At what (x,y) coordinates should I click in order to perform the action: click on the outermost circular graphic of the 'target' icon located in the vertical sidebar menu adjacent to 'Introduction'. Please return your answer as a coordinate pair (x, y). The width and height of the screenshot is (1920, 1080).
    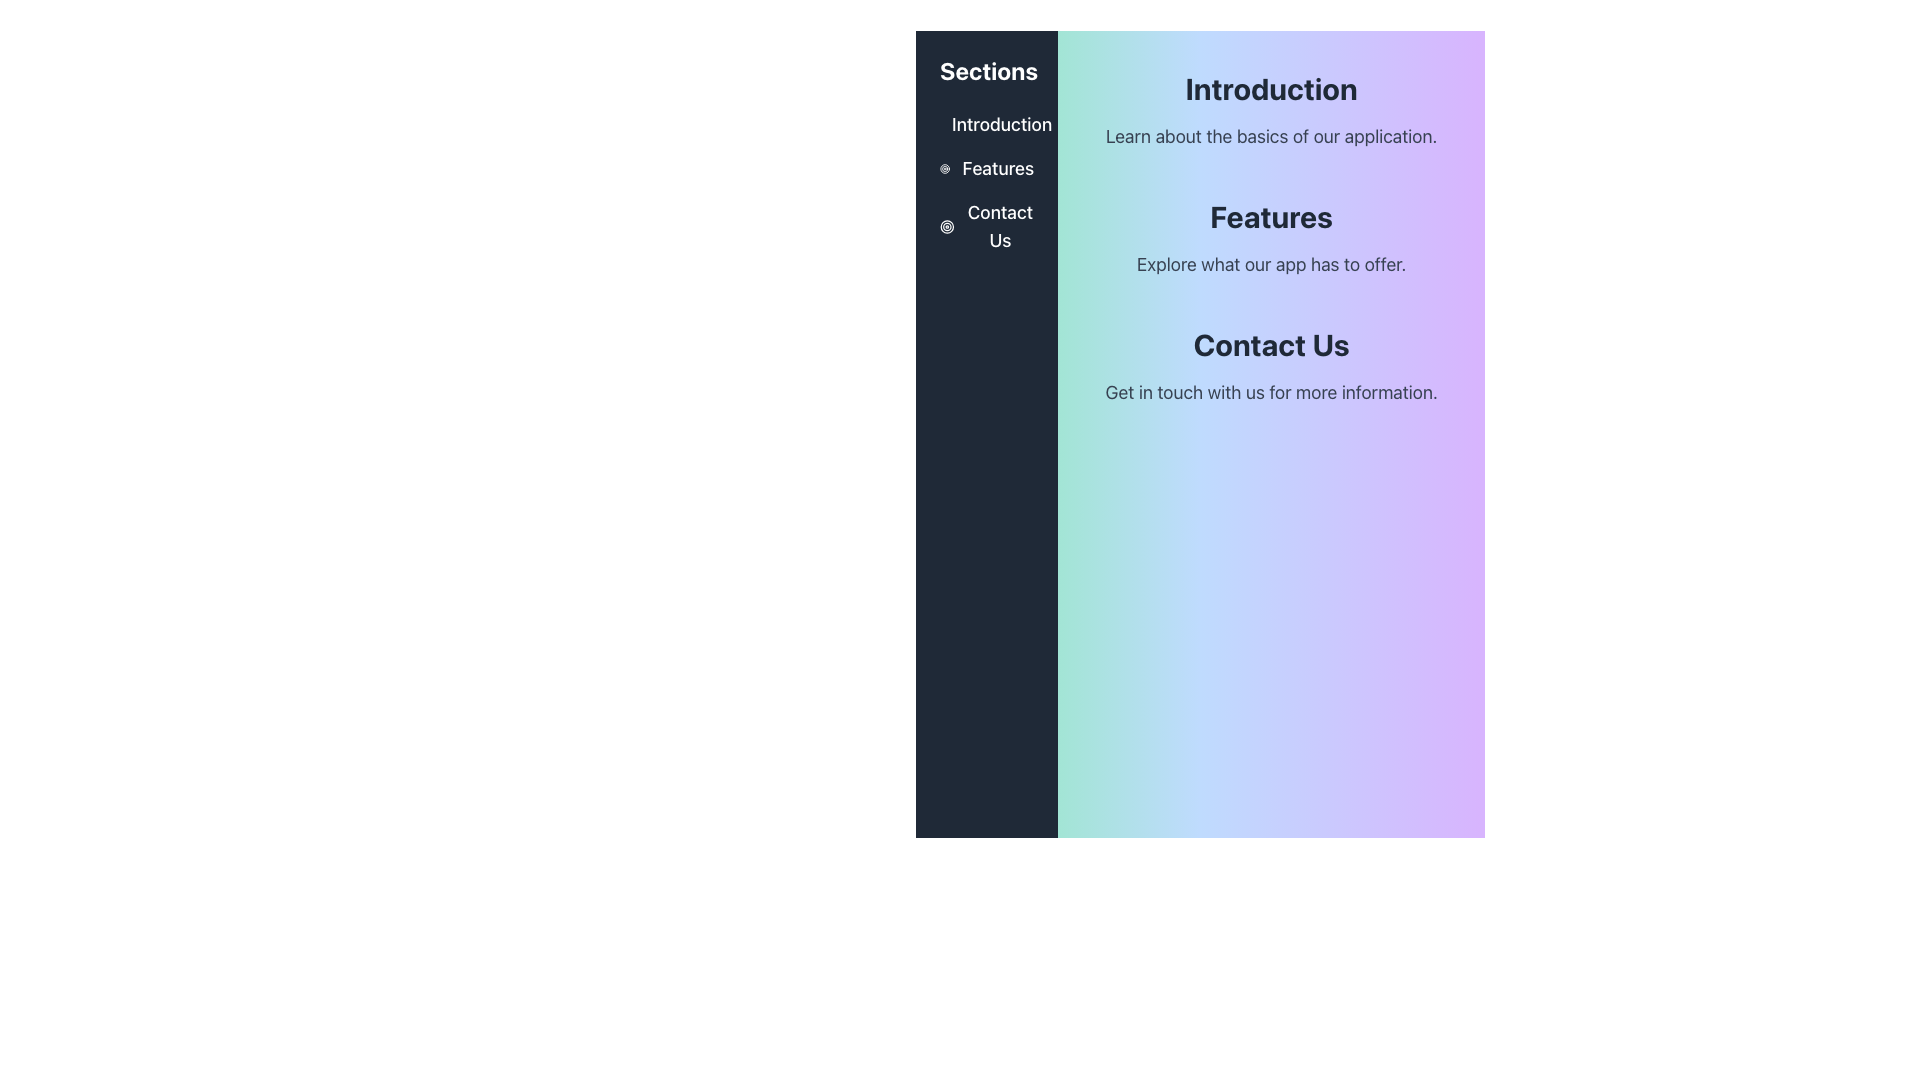
    Looking at the image, I should click on (950, 127).